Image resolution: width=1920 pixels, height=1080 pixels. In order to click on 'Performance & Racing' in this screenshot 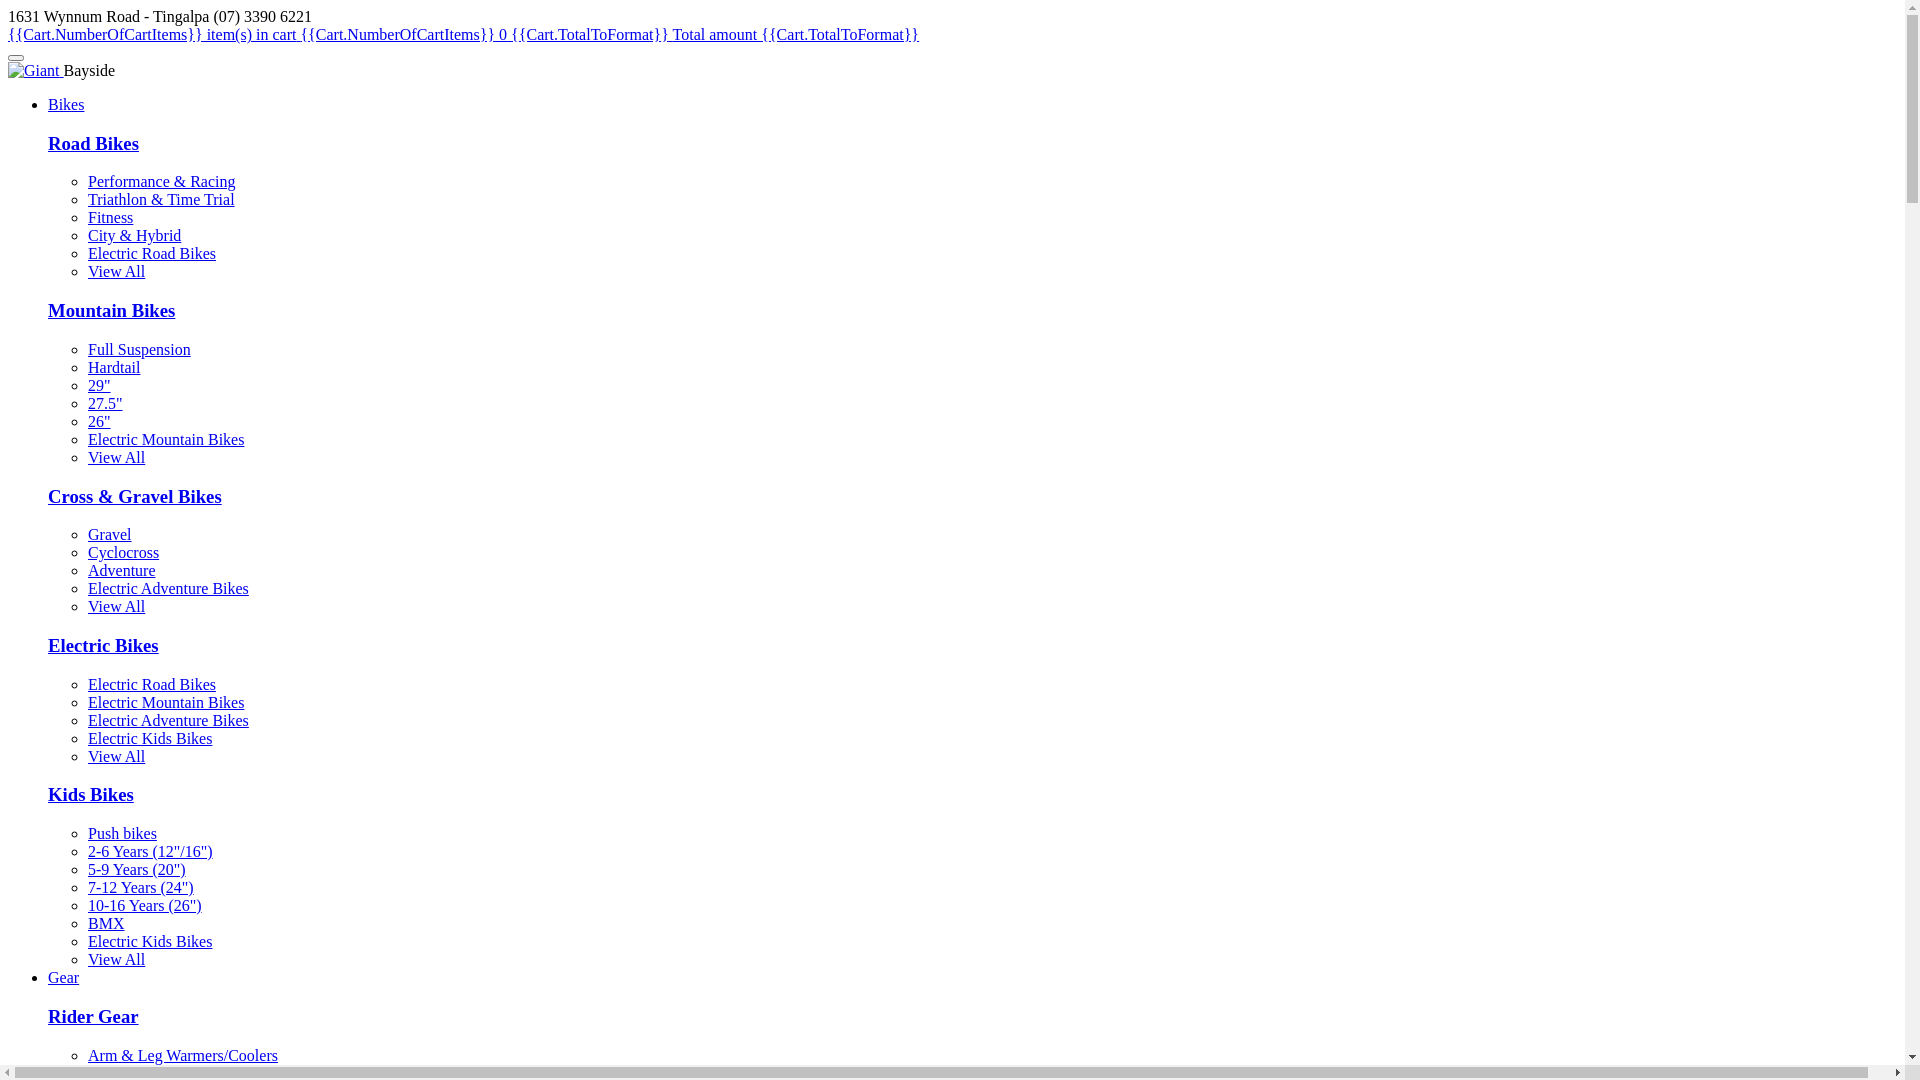, I will do `click(162, 181)`.